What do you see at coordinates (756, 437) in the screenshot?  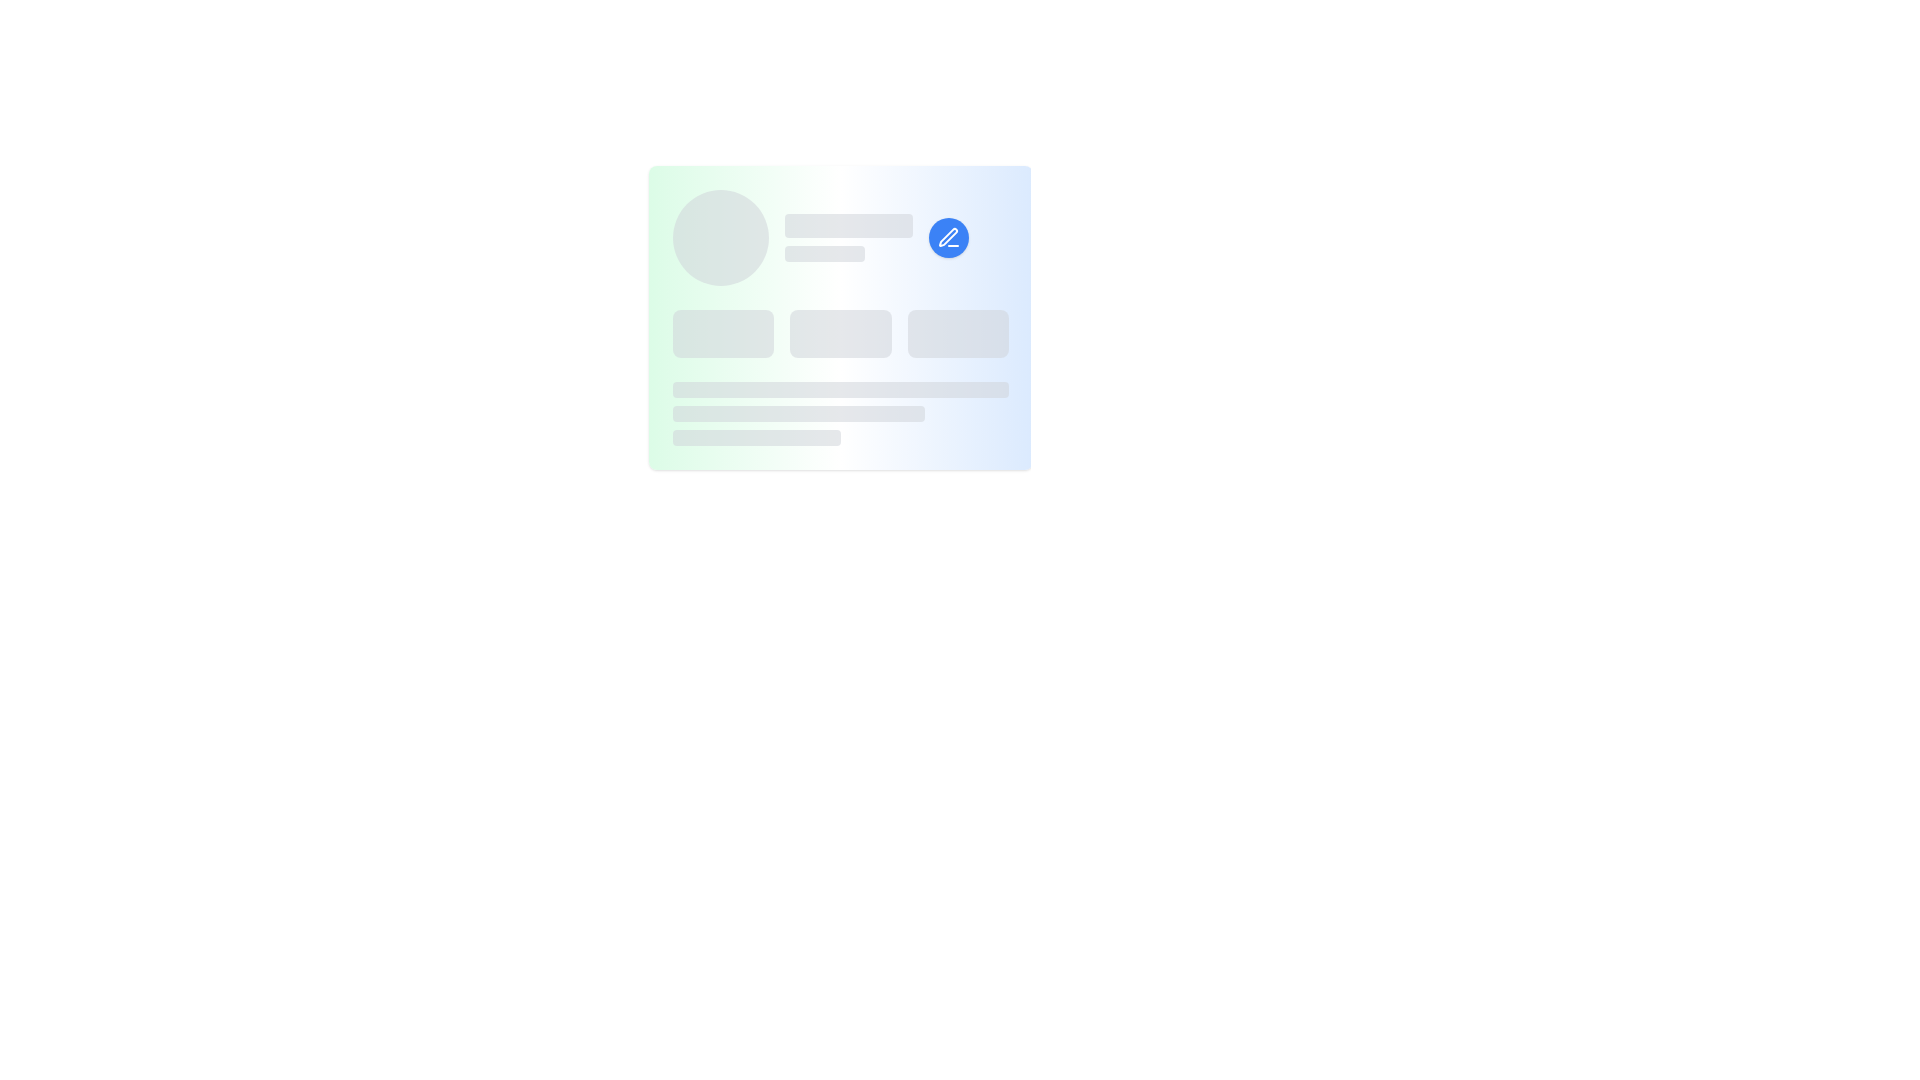 I see `the Loading placeholder bar, which is the third and smallest bar in a group of three horizontally stacked bars, indicating a loading process` at bounding box center [756, 437].